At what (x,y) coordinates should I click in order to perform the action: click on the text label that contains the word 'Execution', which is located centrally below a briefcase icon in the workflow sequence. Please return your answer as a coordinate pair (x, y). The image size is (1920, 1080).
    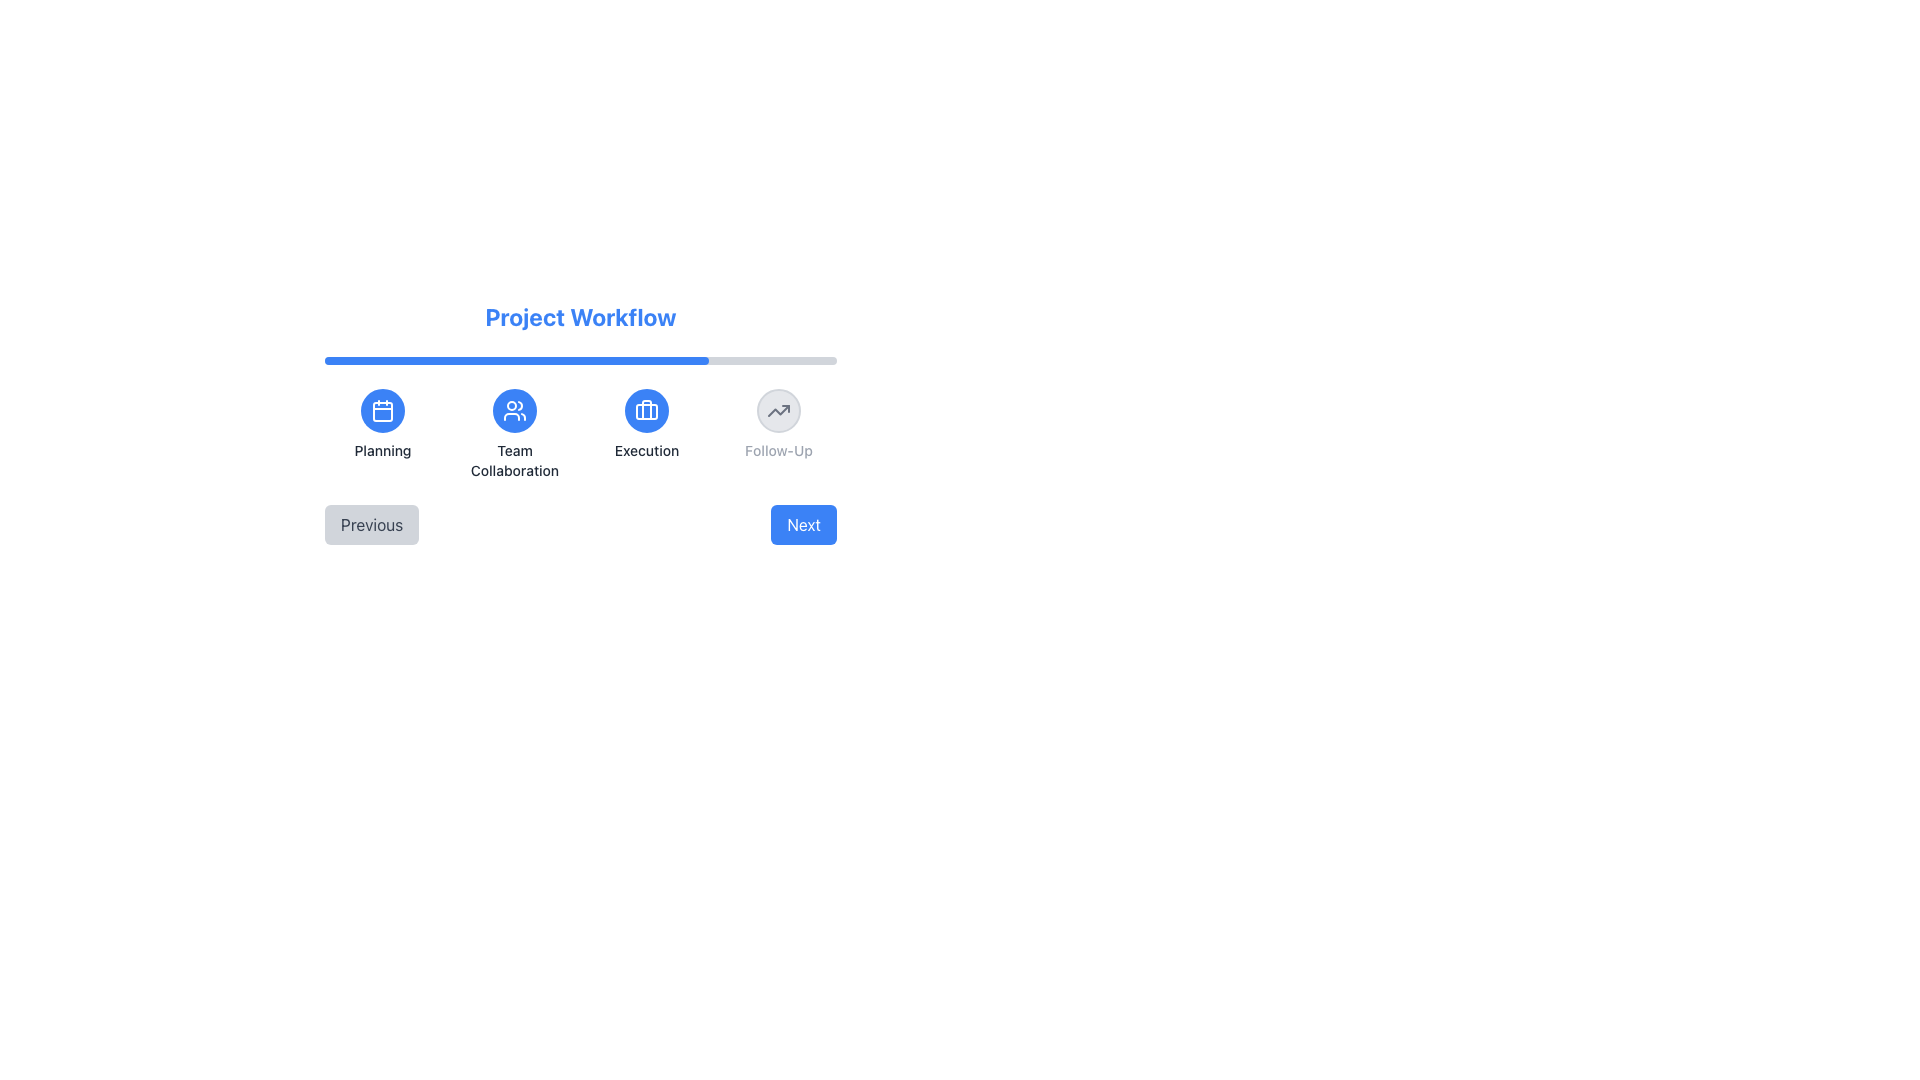
    Looking at the image, I should click on (647, 451).